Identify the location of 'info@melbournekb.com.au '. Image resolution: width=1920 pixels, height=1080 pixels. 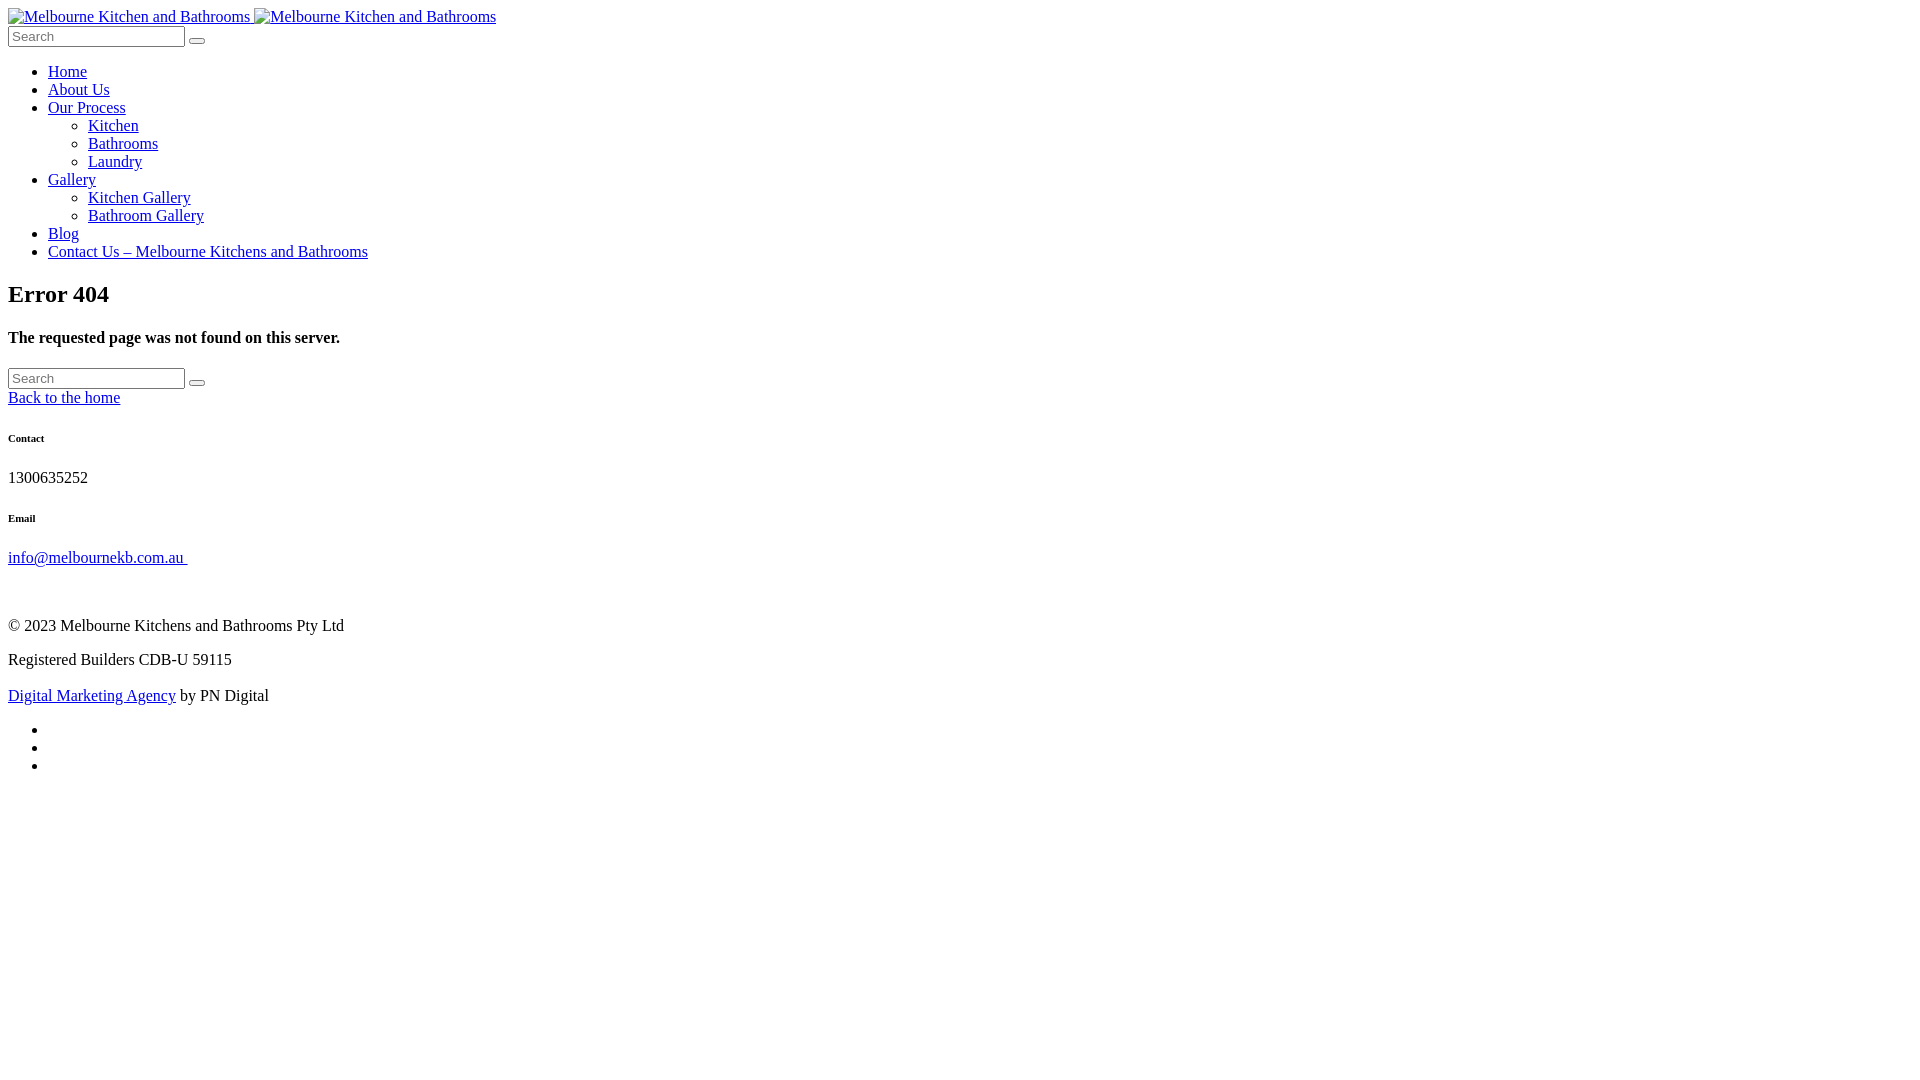
(96, 557).